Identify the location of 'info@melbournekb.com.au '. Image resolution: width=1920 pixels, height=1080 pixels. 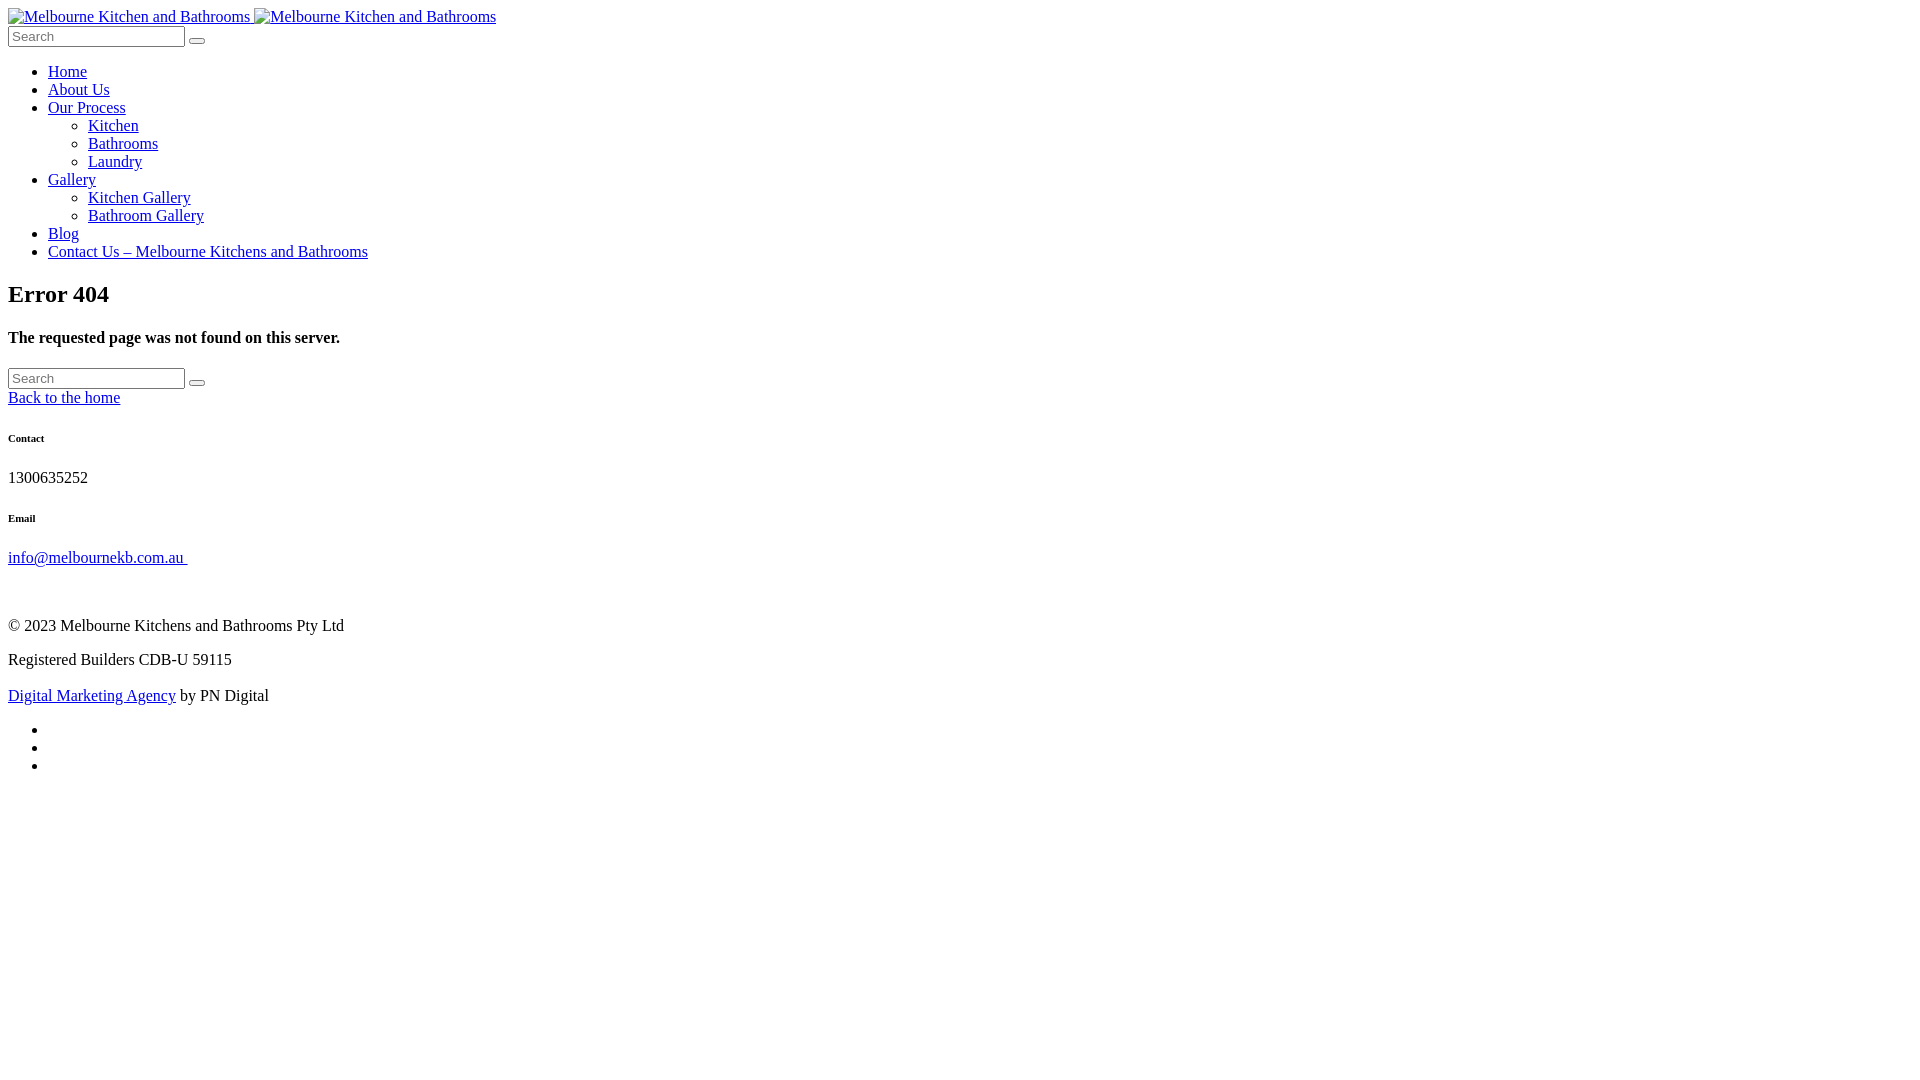
(96, 557).